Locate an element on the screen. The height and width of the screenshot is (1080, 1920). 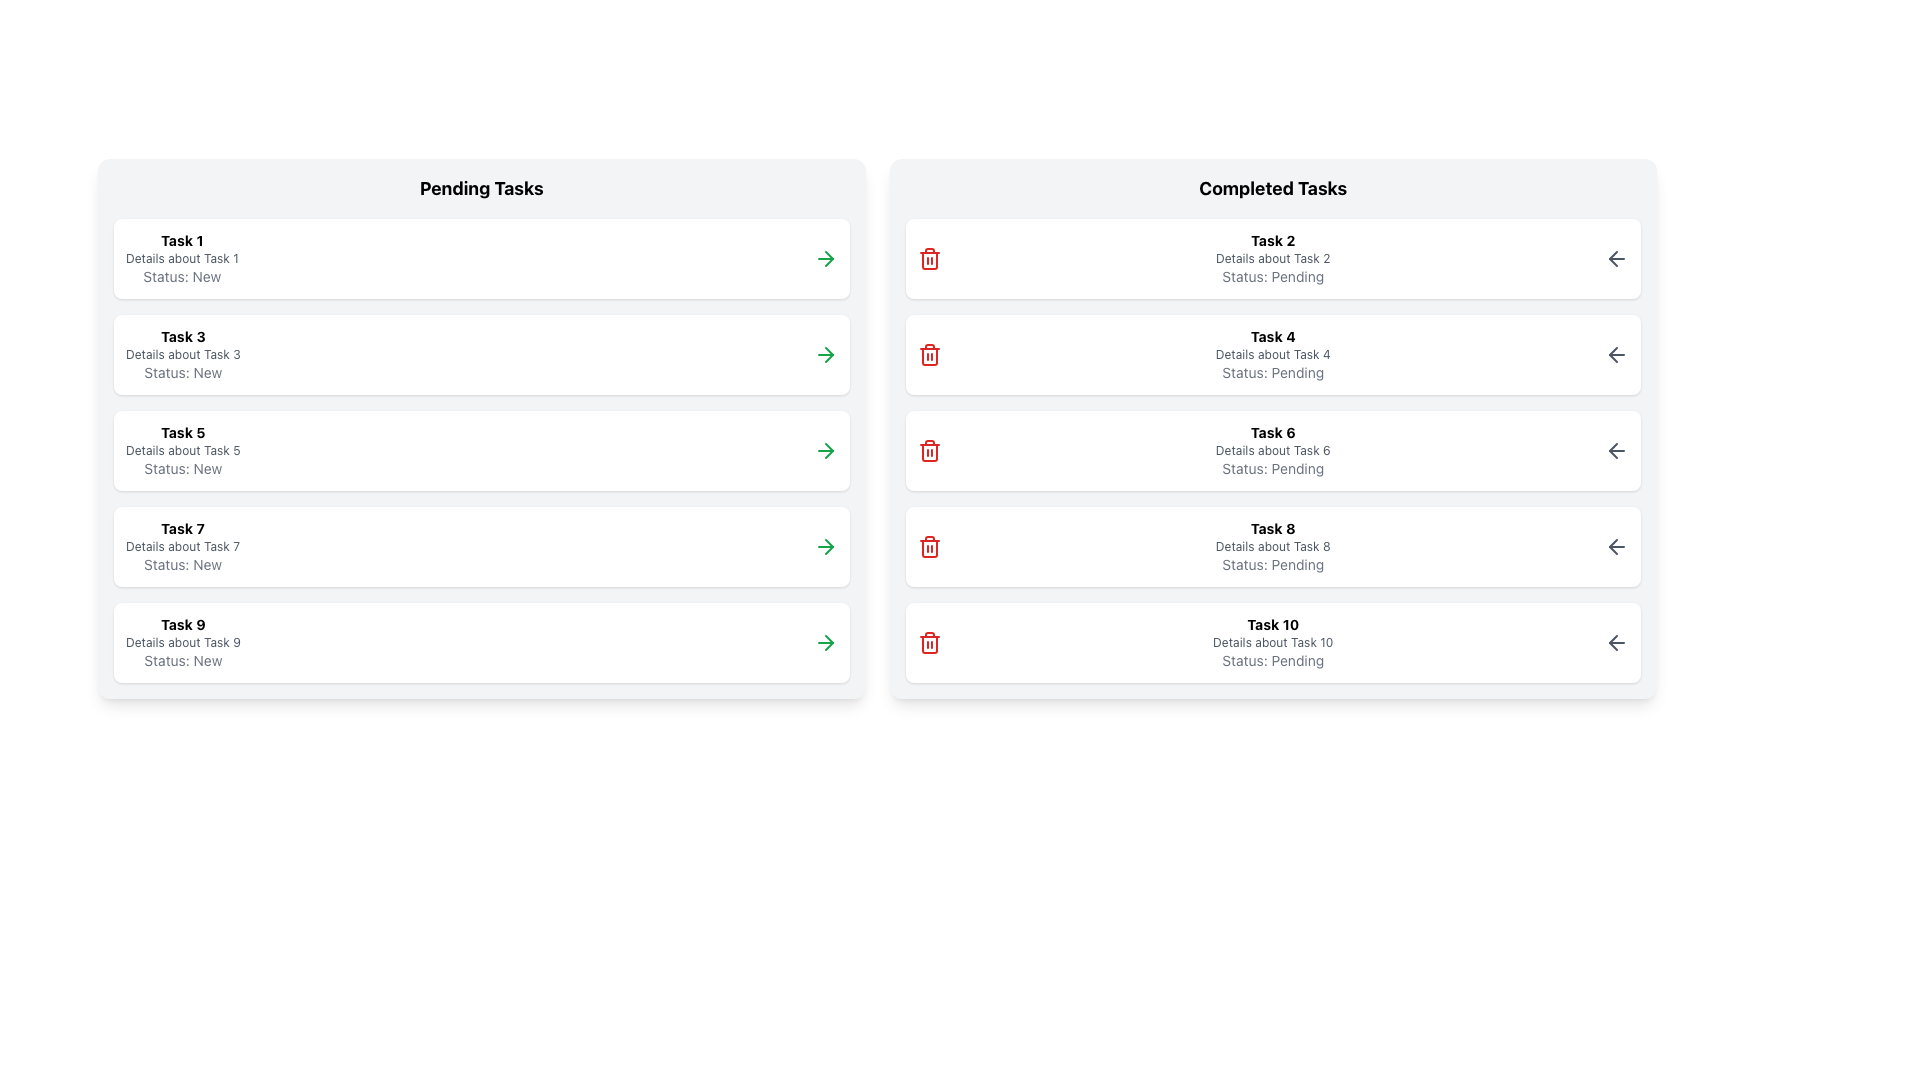
the trash can icon in the 'Completed Tasks' section, which is aligned vertically alongside the text of 'Task 6' is located at coordinates (928, 451).